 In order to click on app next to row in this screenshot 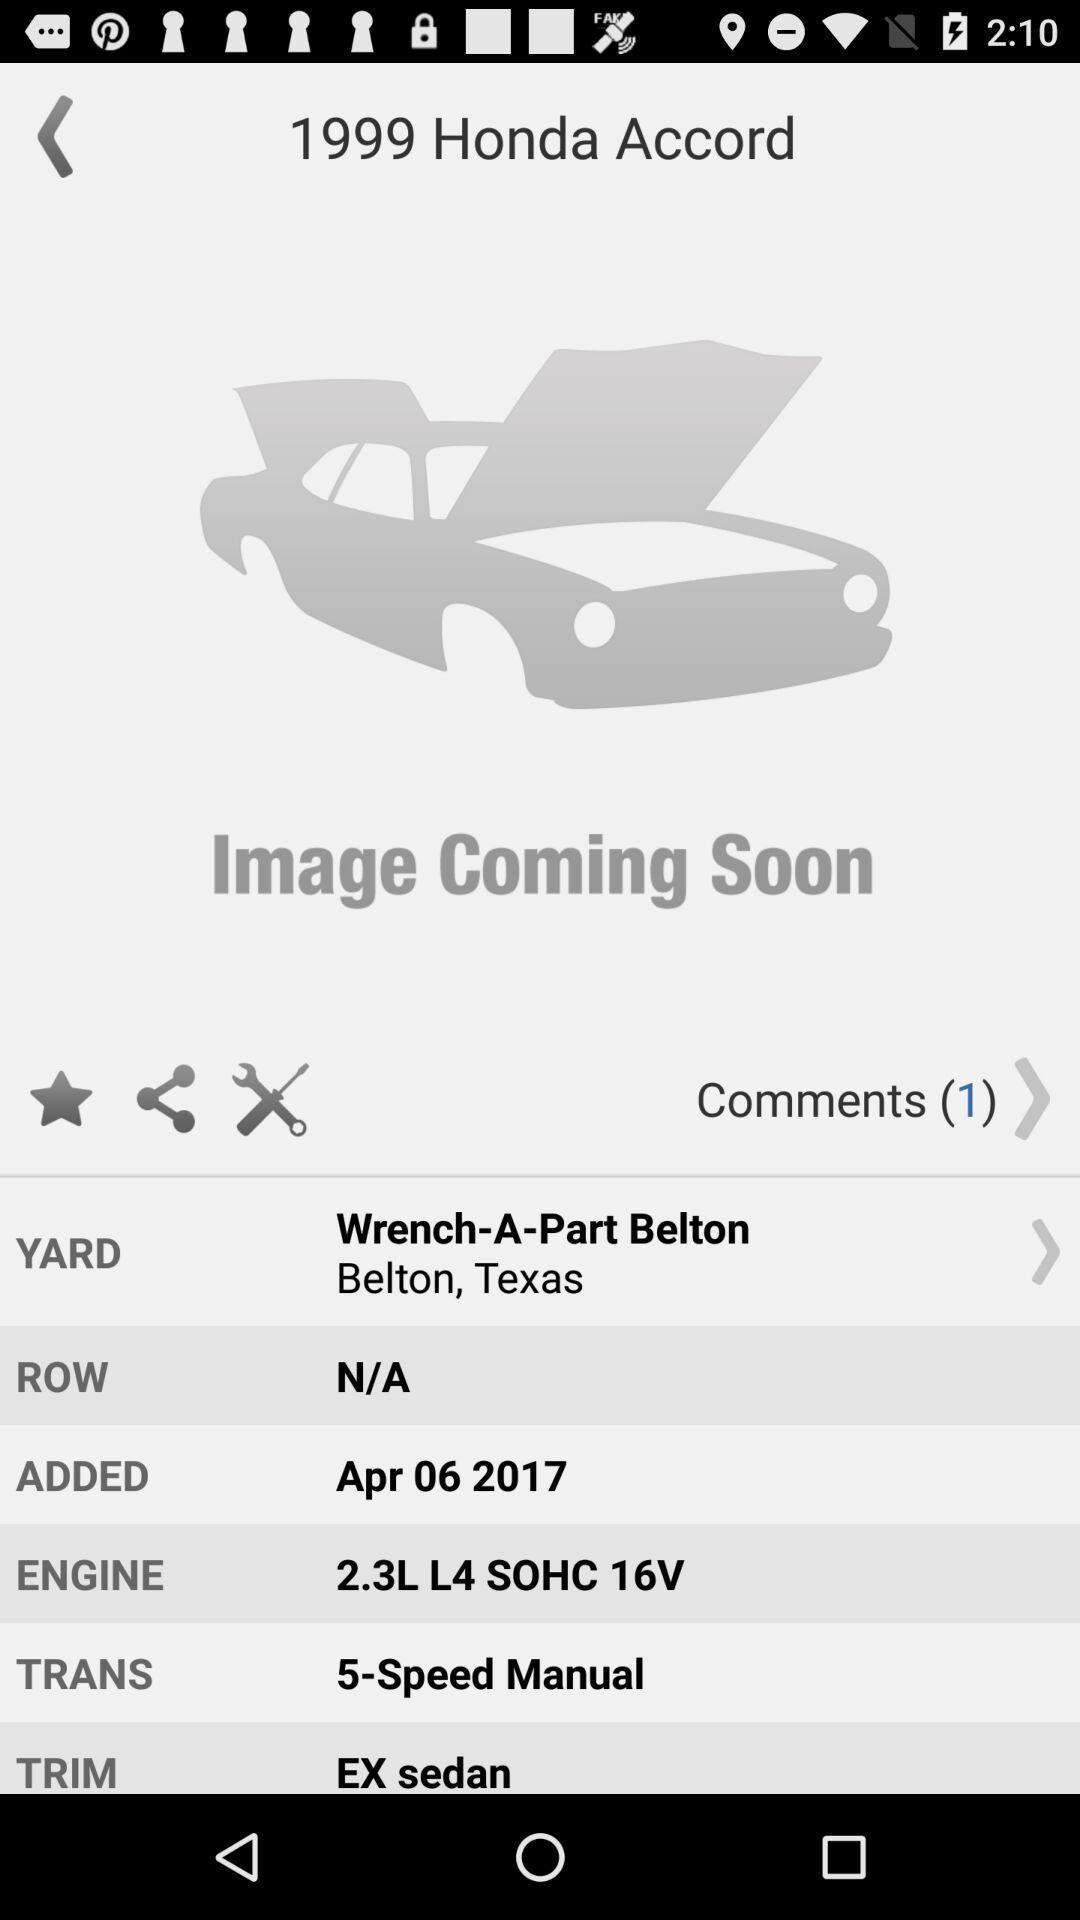, I will do `click(688, 1374)`.